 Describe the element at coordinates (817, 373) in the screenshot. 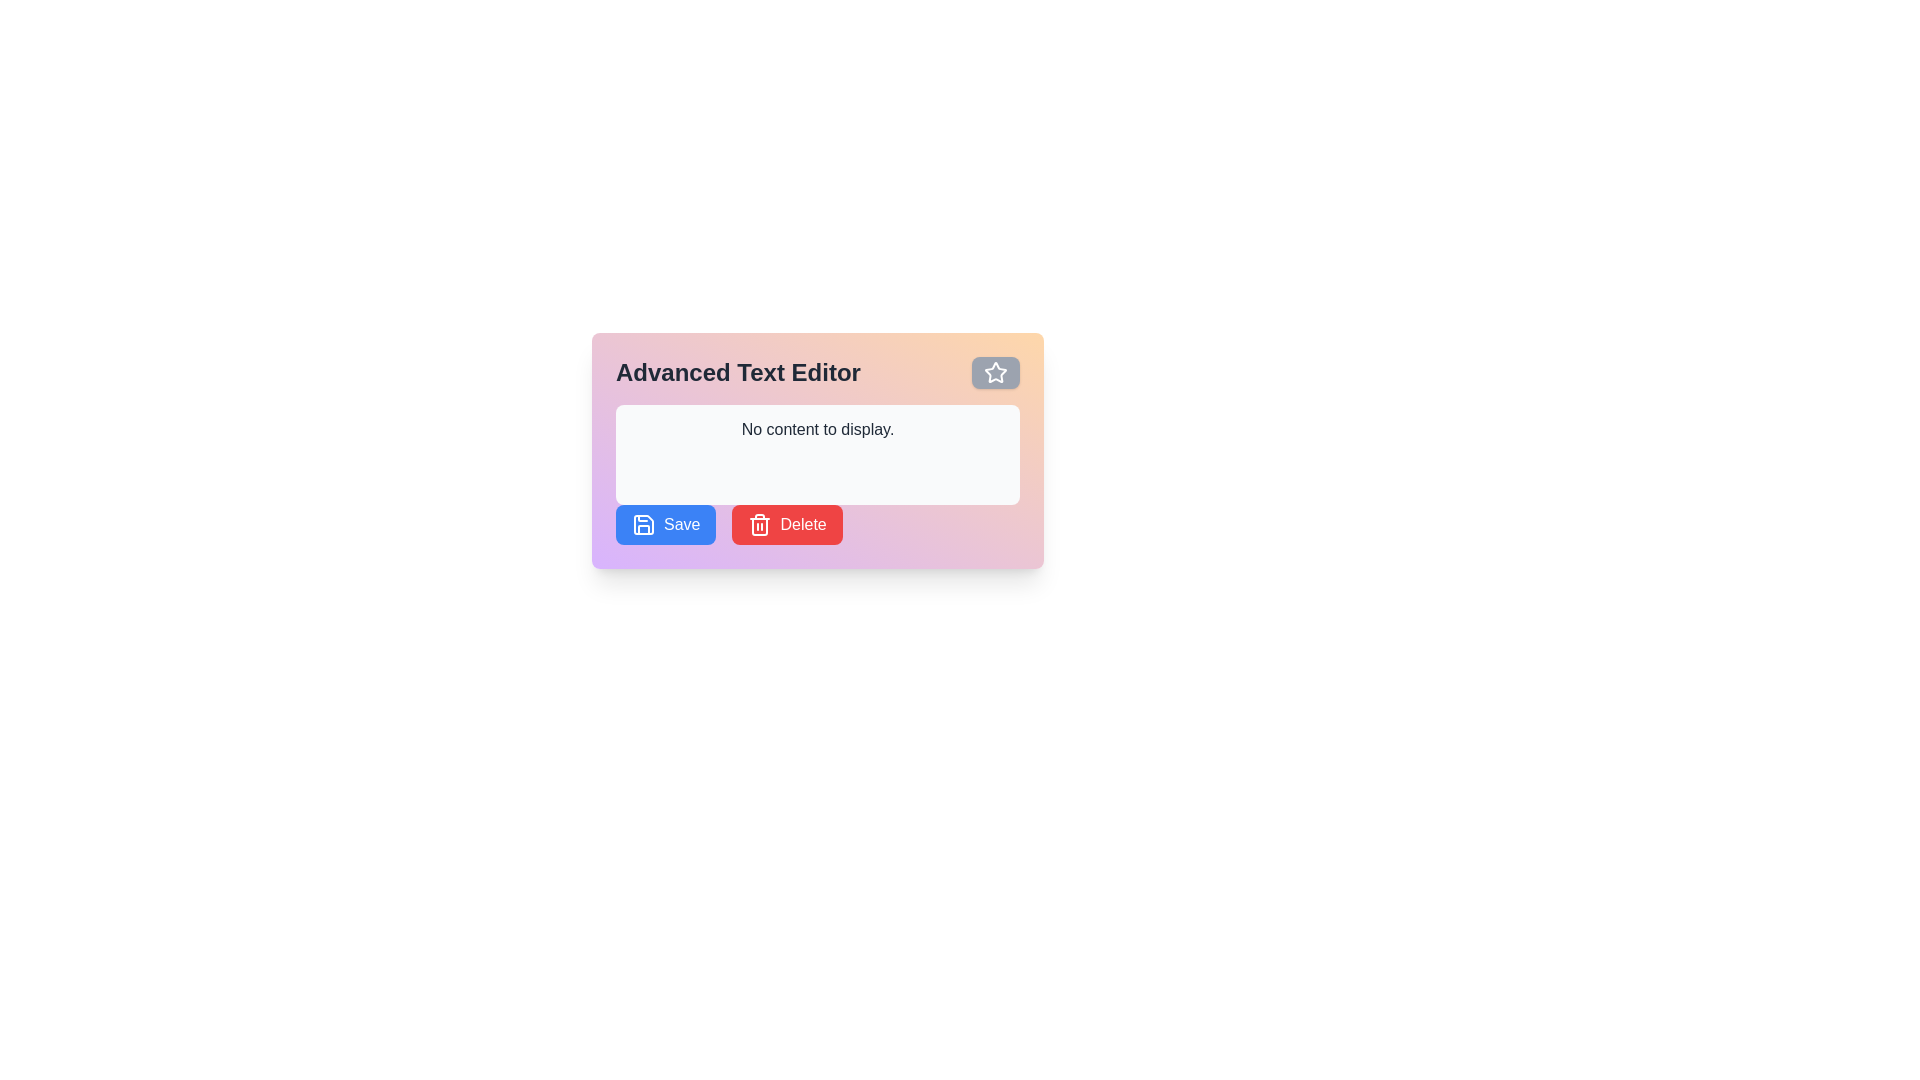

I see `the heading text label located at the top of the content panel, indicating the section's purpose, which is positioned above the textbox labeled 'No content` at that location.